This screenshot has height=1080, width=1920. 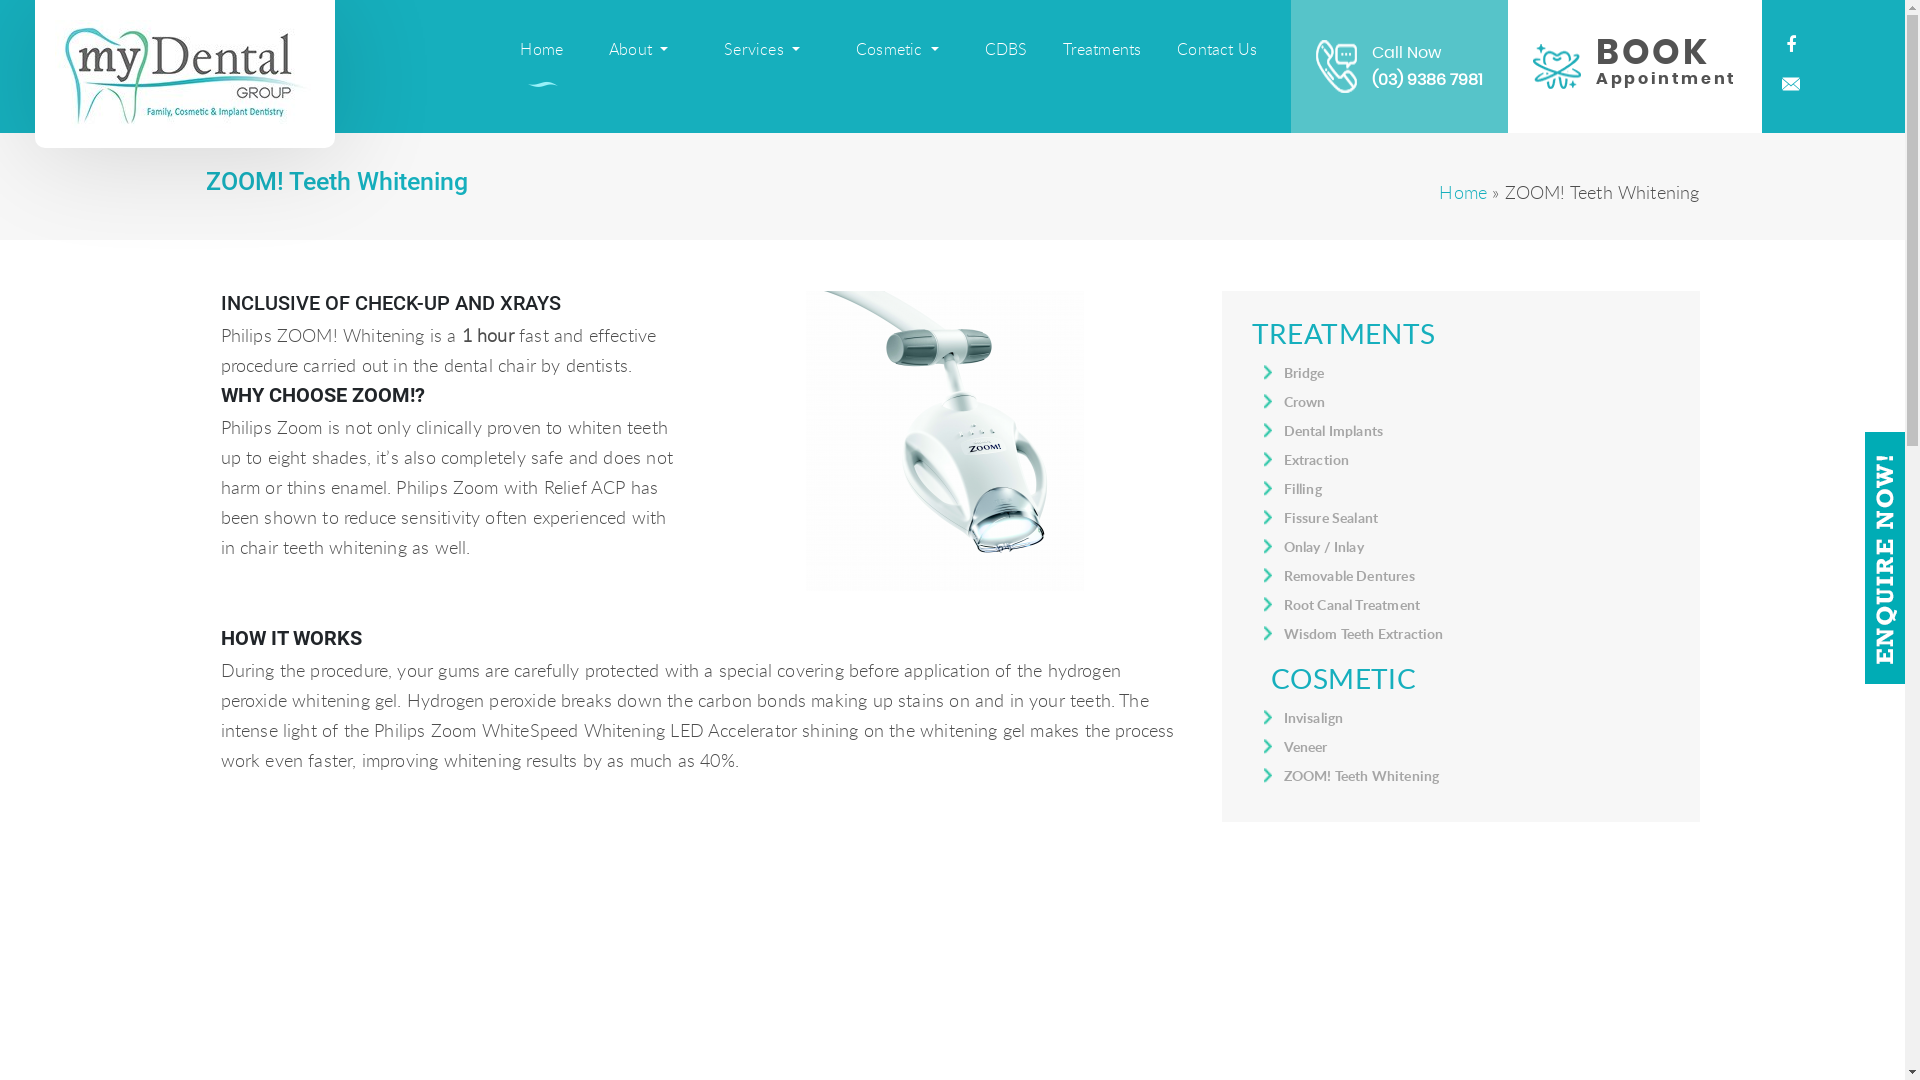 What do you see at coordinates (1006, 48) in the screenshot?
I see `'CDBS'` at bounding box center [1006, 48].